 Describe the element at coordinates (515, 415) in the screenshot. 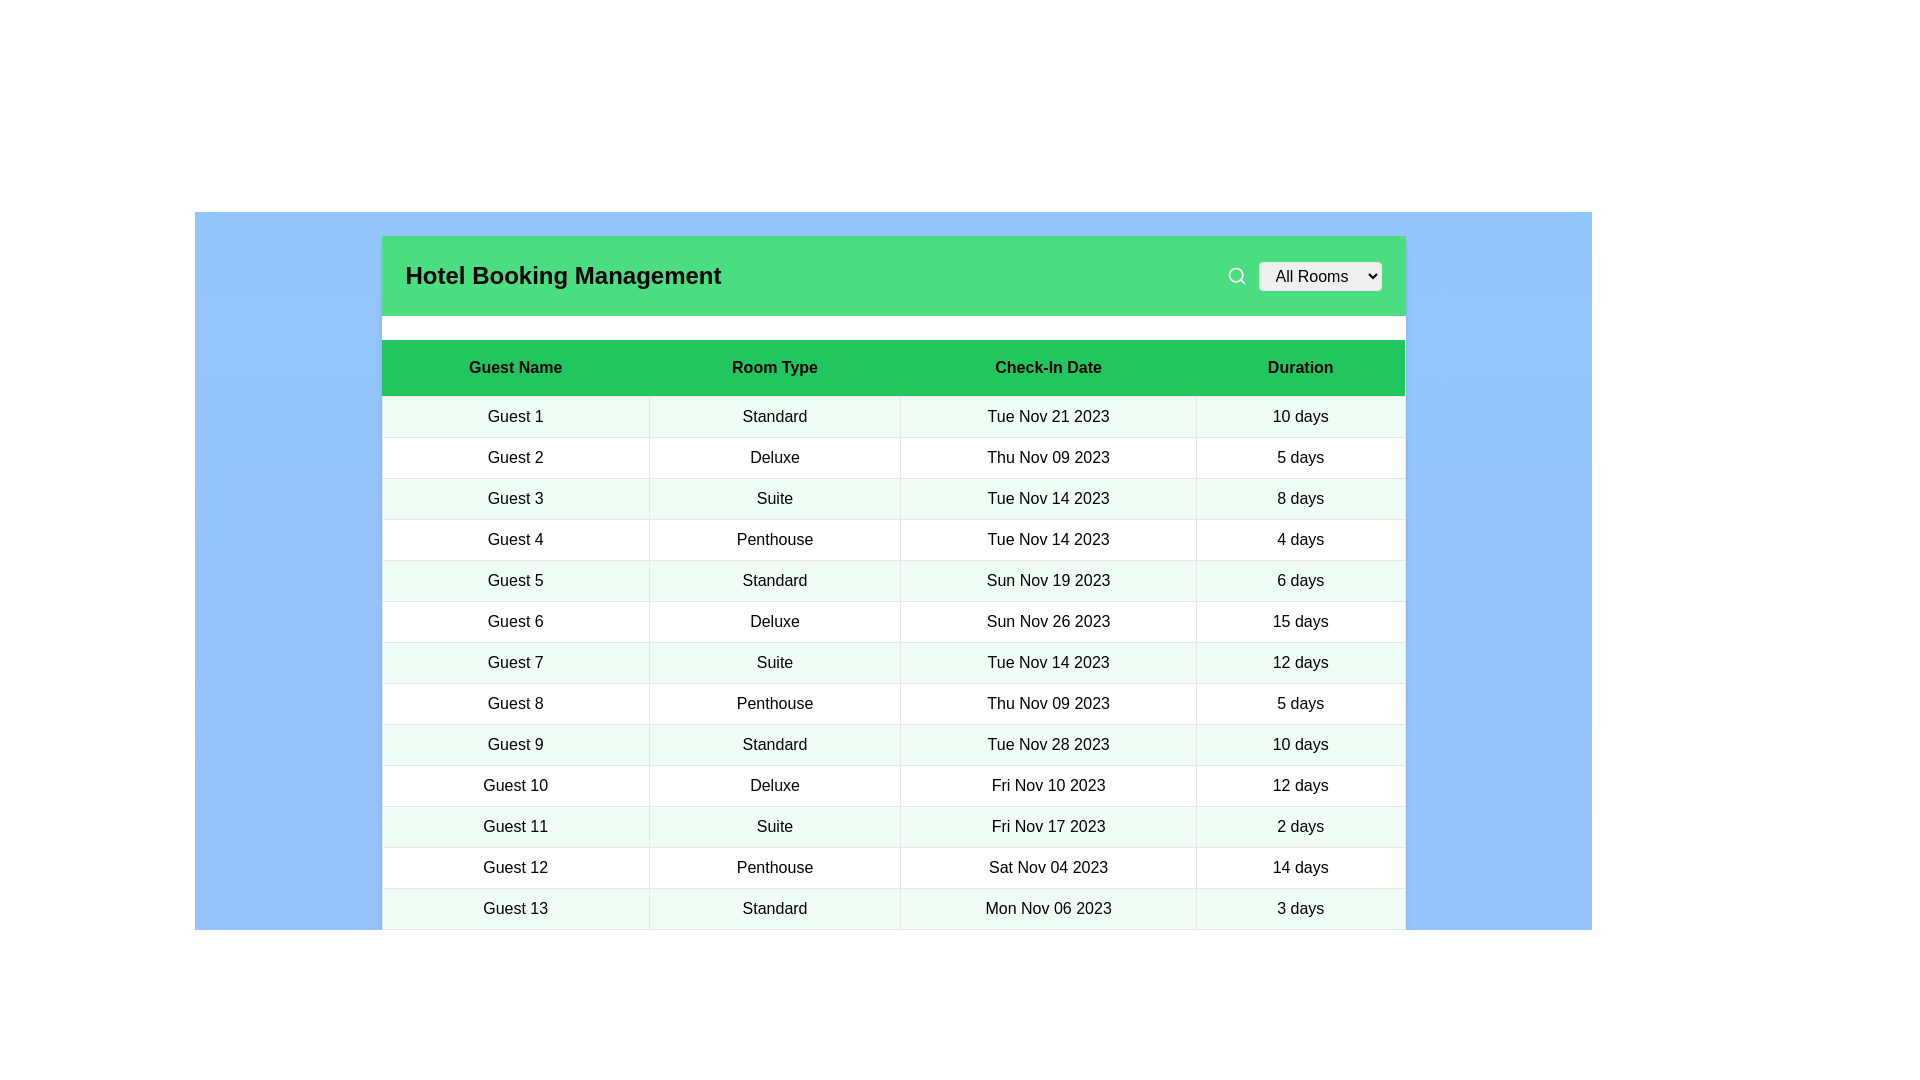

I see `the text 'Guest 1' in the table to highlight it` at that location.